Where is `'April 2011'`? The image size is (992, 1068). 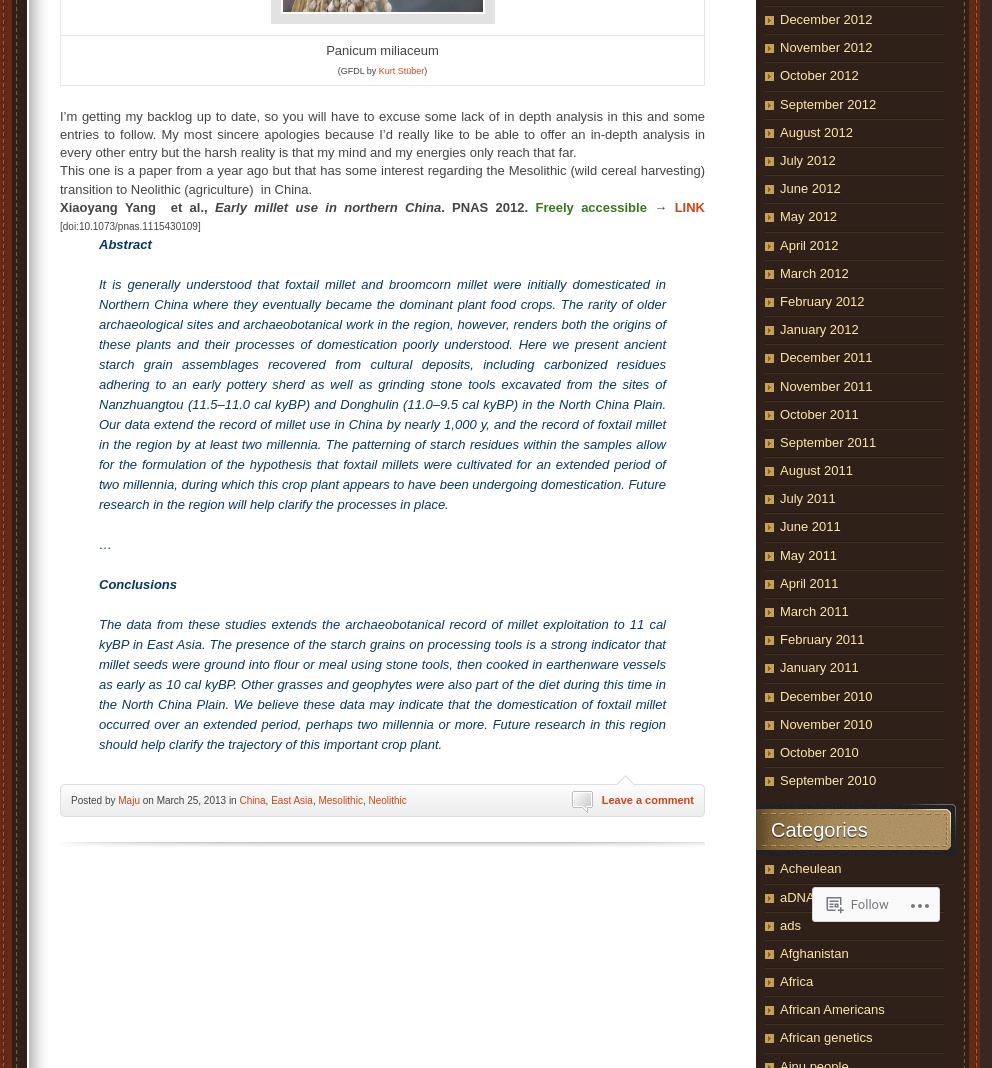
'April 2011' is located at coordinates (808, 581).